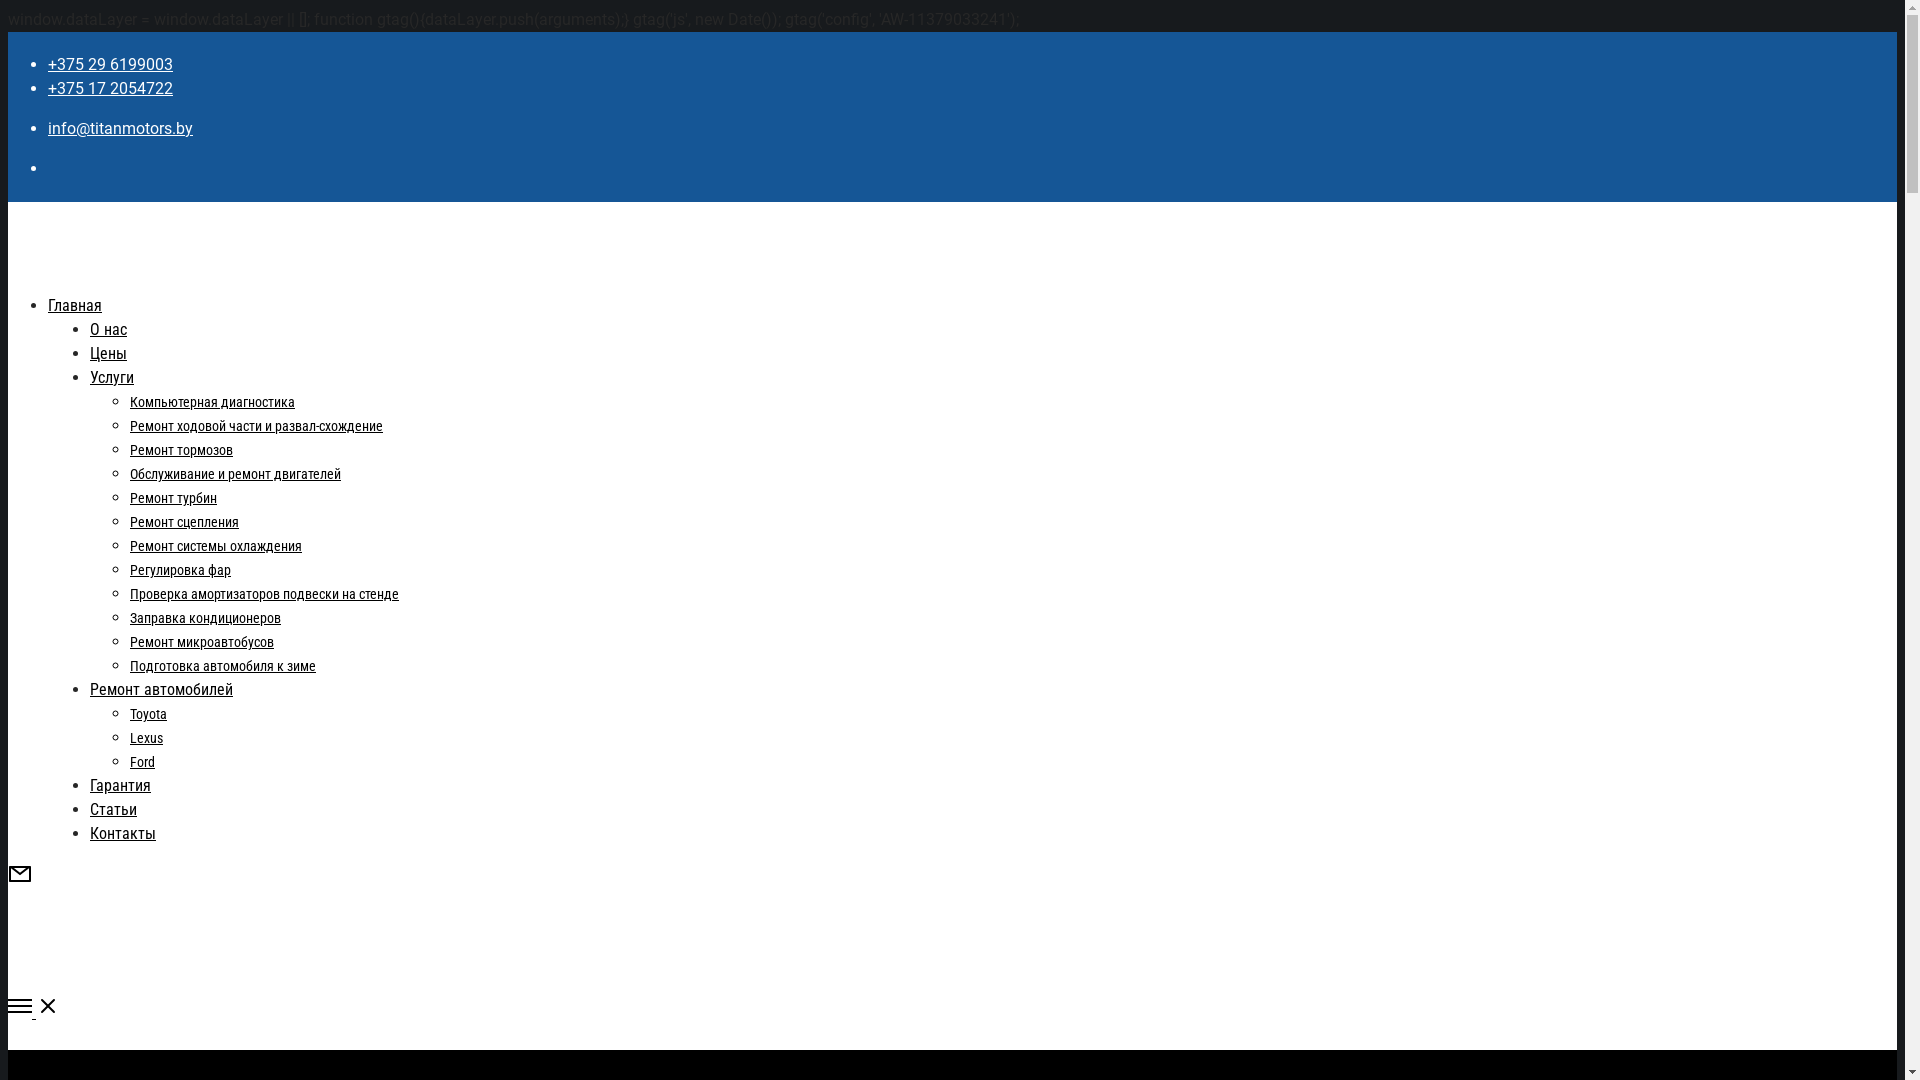 This screenshot has height=1080, width=1920. What do you see at coordinates (141, 762) in the screenshot?
I see `'Ford'` at bounding box center [141, 762].